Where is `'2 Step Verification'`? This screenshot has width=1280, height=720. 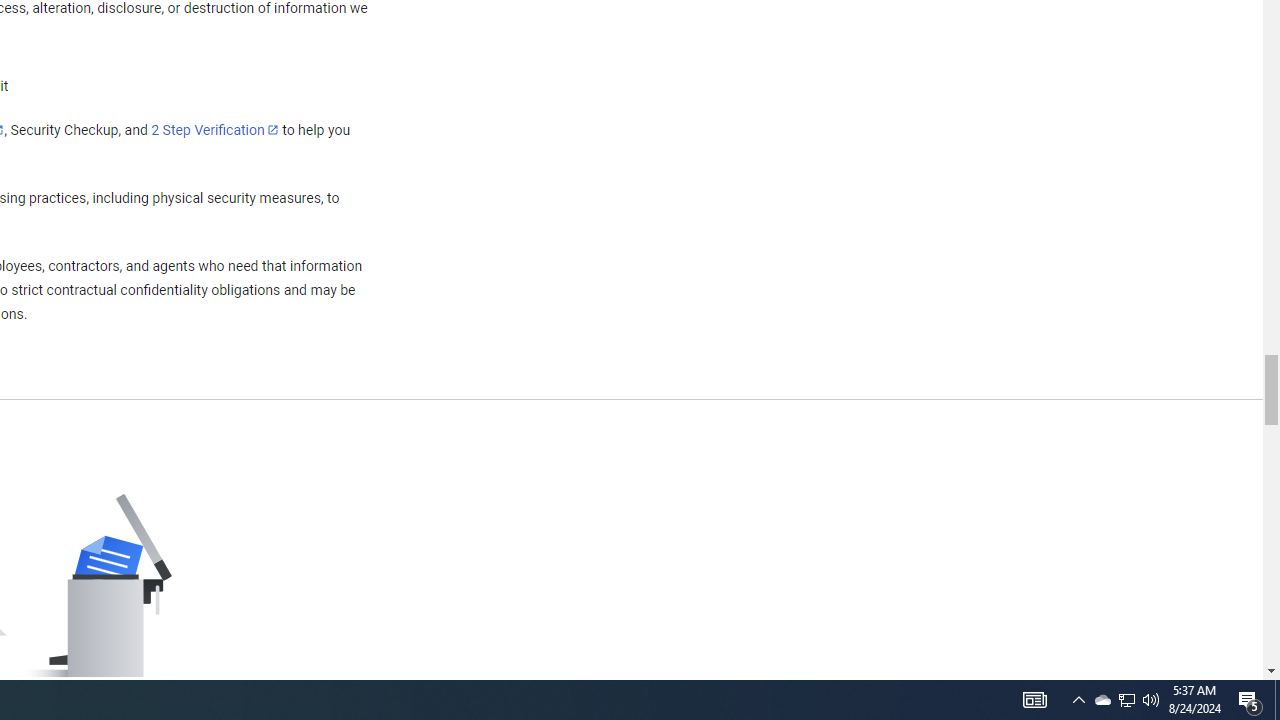 '2 Step Verification' is located at coordinates (215, 129).